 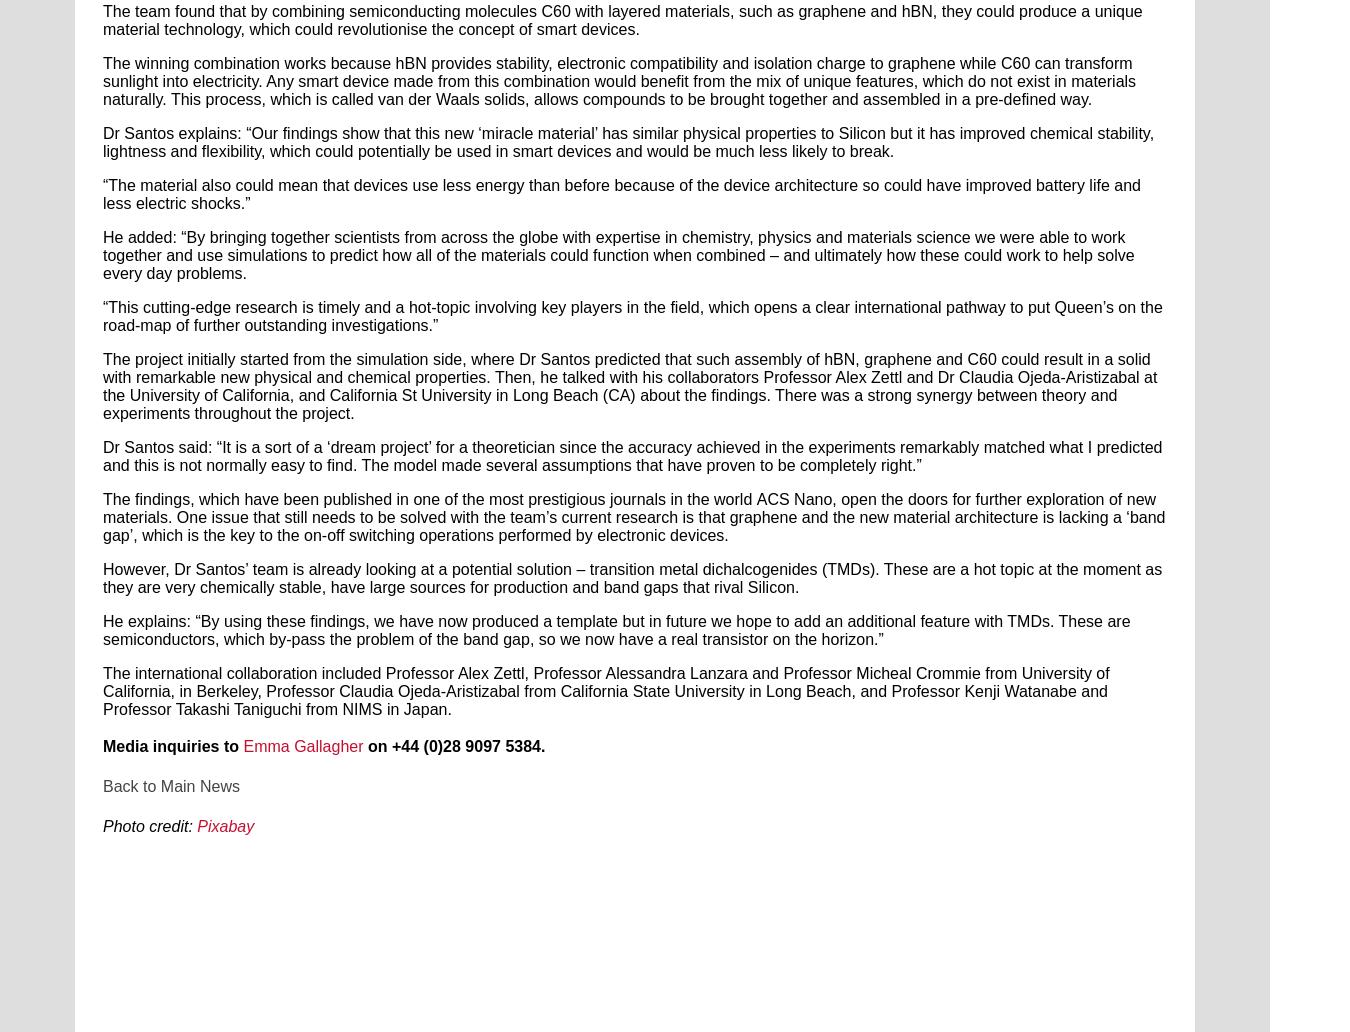 What do you see at coordinates (628, 141) in the screenshot?
I see `'Dr Santos explains: “Our findings show that this new ‘miracle material’ has similar physical properties to Silicon but it has improved chemical stability, lightness and flexibility, which could potentially be used in smart devices and would be much less likely to break.'` at bounding box center [628, 141].